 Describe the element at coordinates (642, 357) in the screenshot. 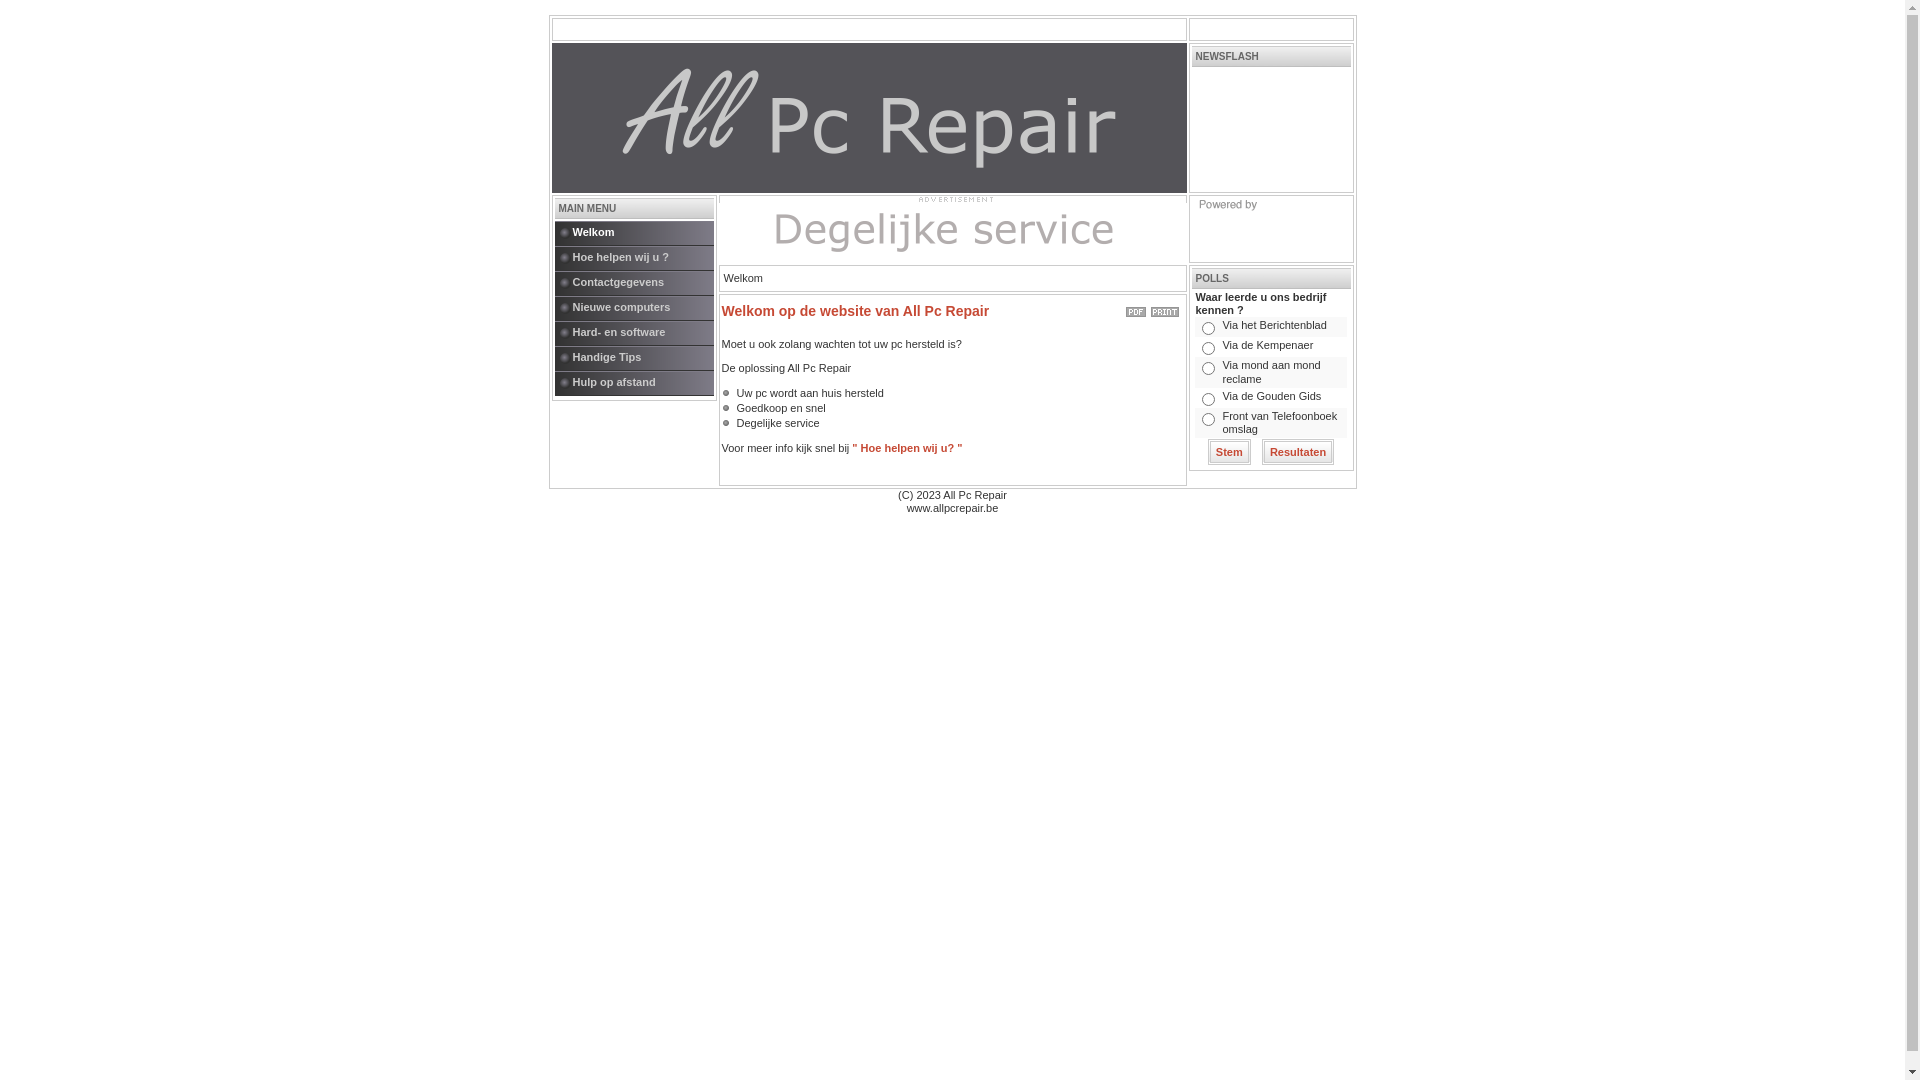

I see `'Handige Tips'` at that location.